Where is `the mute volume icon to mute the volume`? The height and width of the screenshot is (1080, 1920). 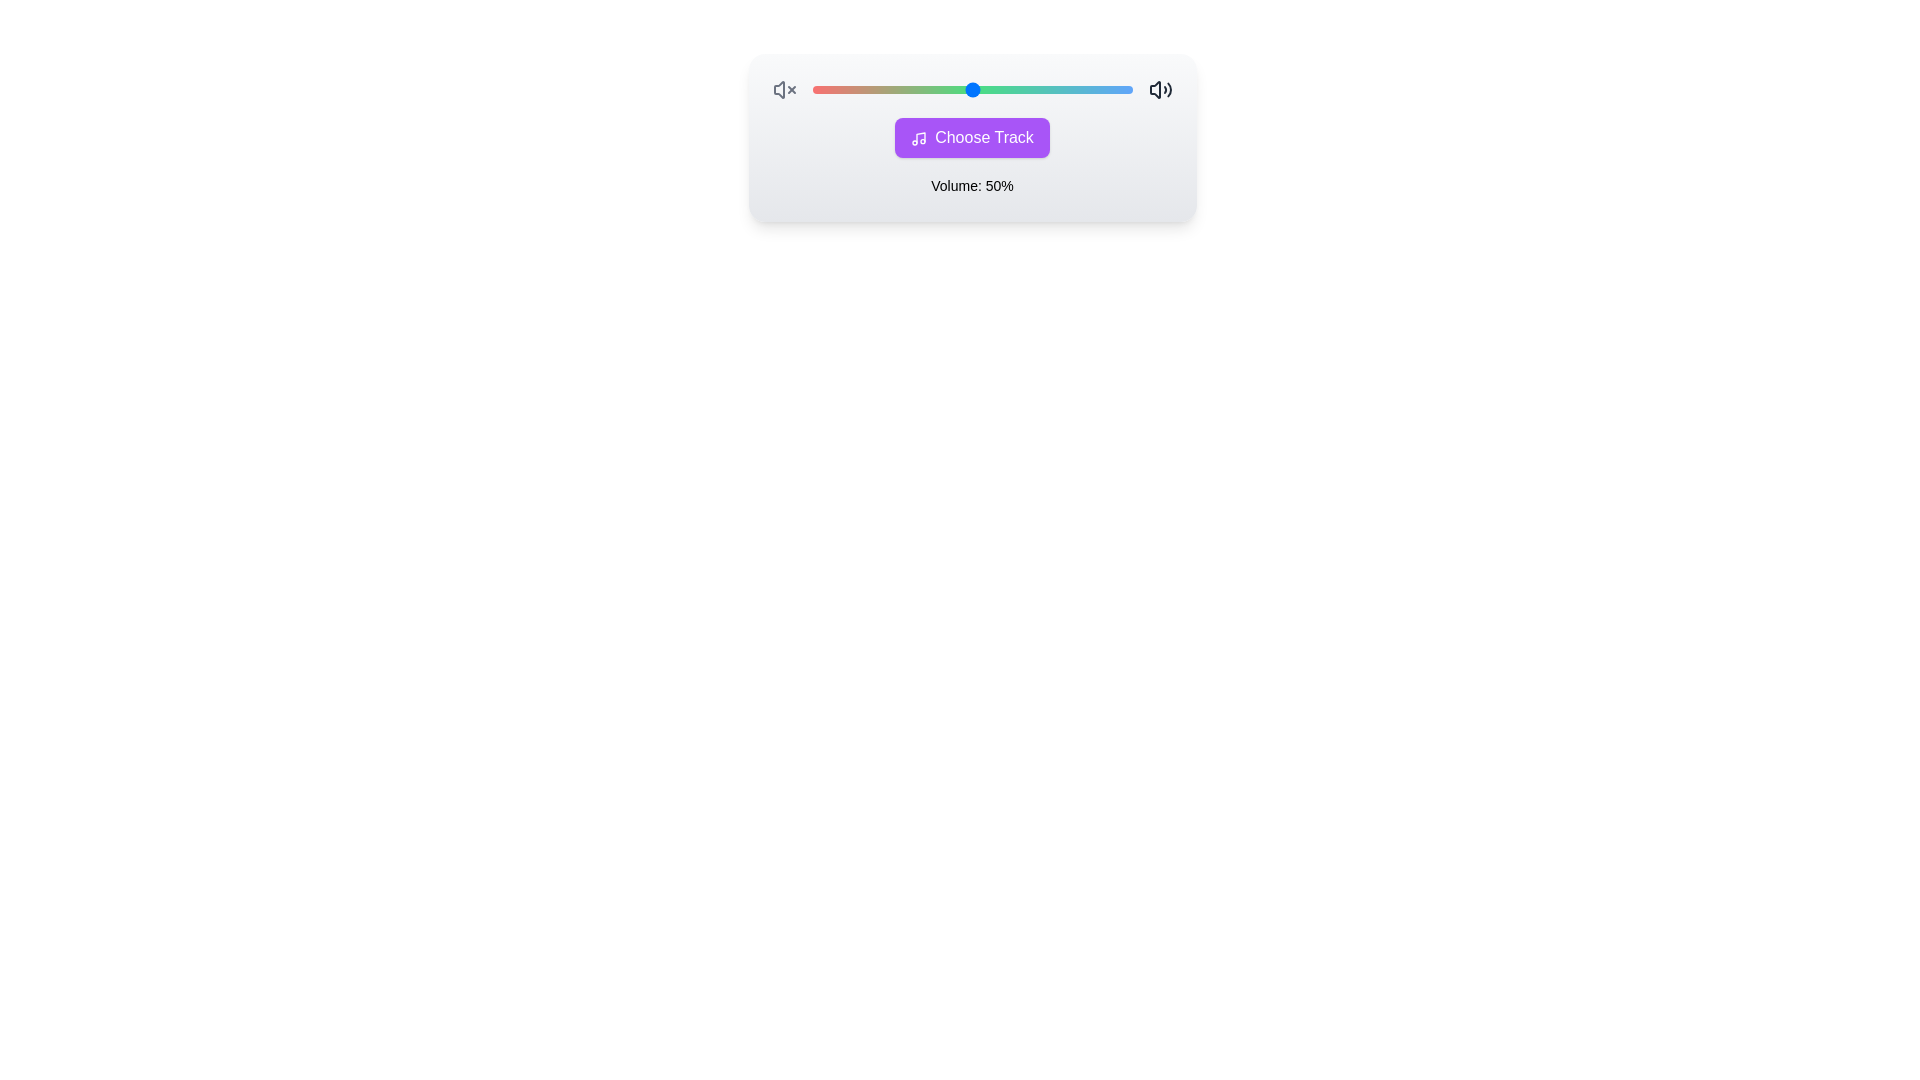
the mute volume icon to mute the volume is located at coordinates (783, 88).